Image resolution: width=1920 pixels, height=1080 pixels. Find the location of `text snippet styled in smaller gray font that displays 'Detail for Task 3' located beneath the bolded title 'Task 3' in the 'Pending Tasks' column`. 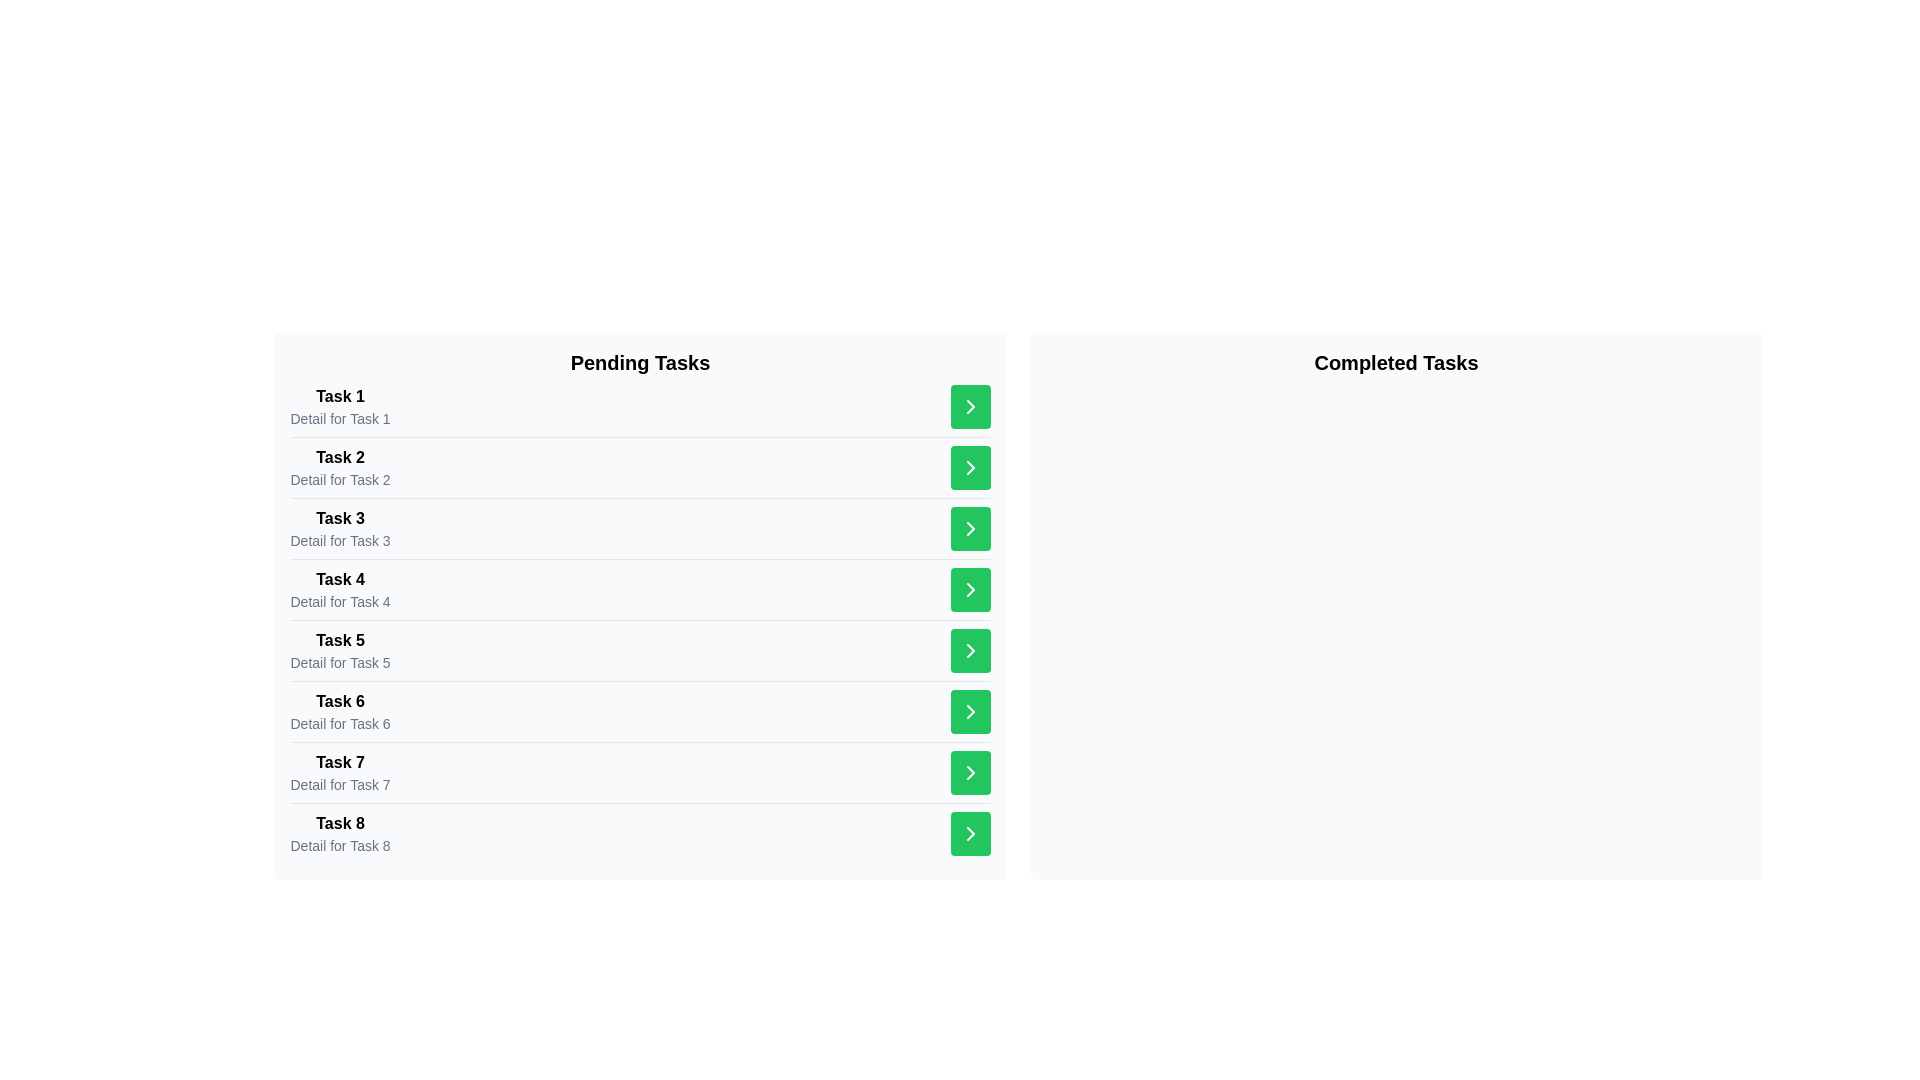

text snippet styled in smaller gray font that displays 'Detail for Task 3' located beneath the bolded title 'Task 3' in the 'Pending Tasks' column is located at coordinates (340, 540).